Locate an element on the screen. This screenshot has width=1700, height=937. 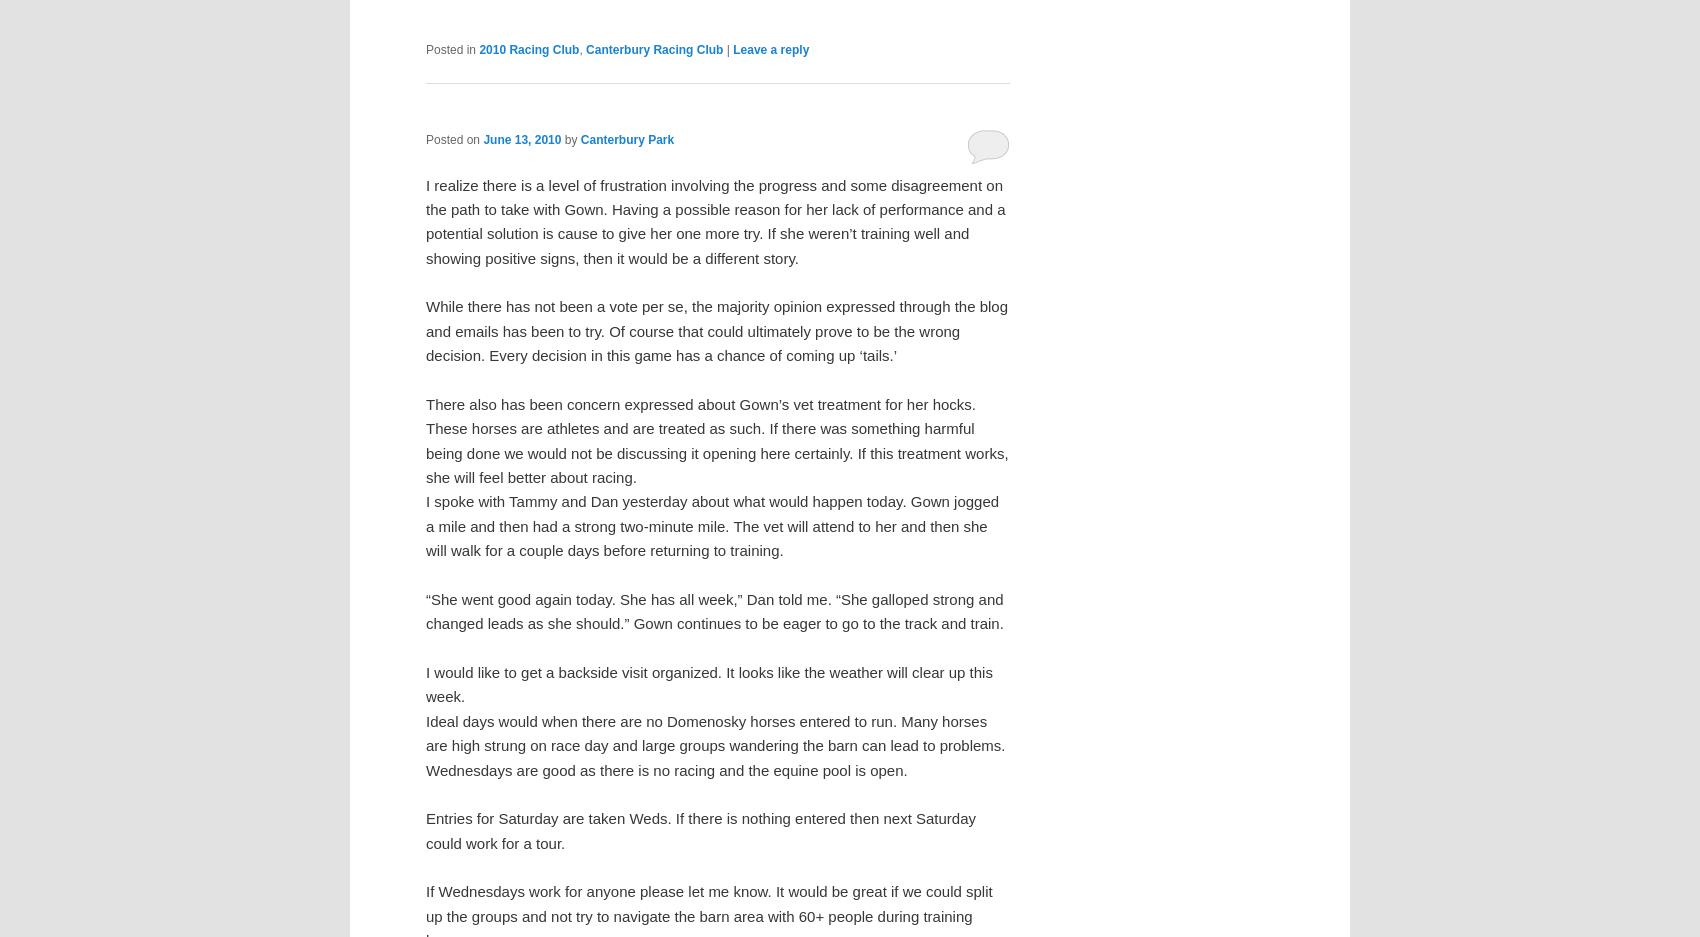
'Leave a reply' is located at coordinates (733, 49).